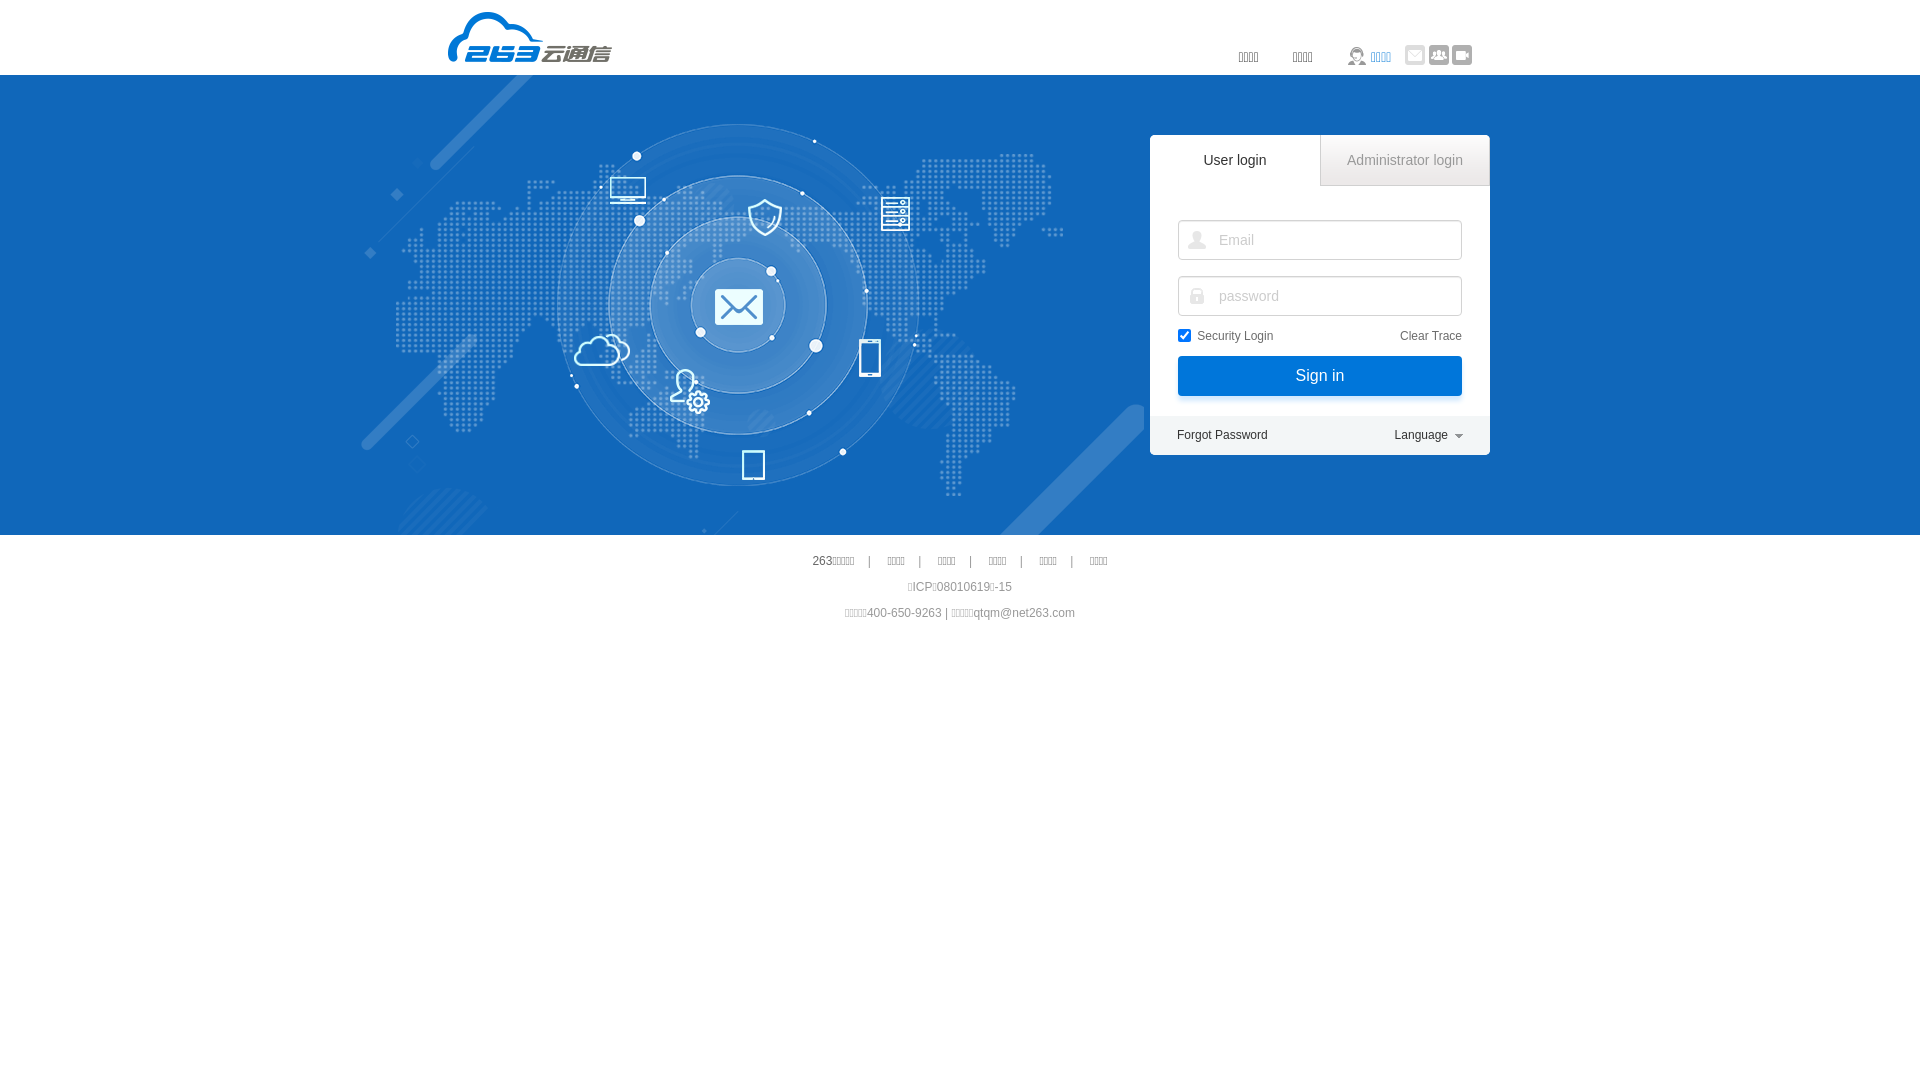  I want to click on 'Language', so click(1428, 434).